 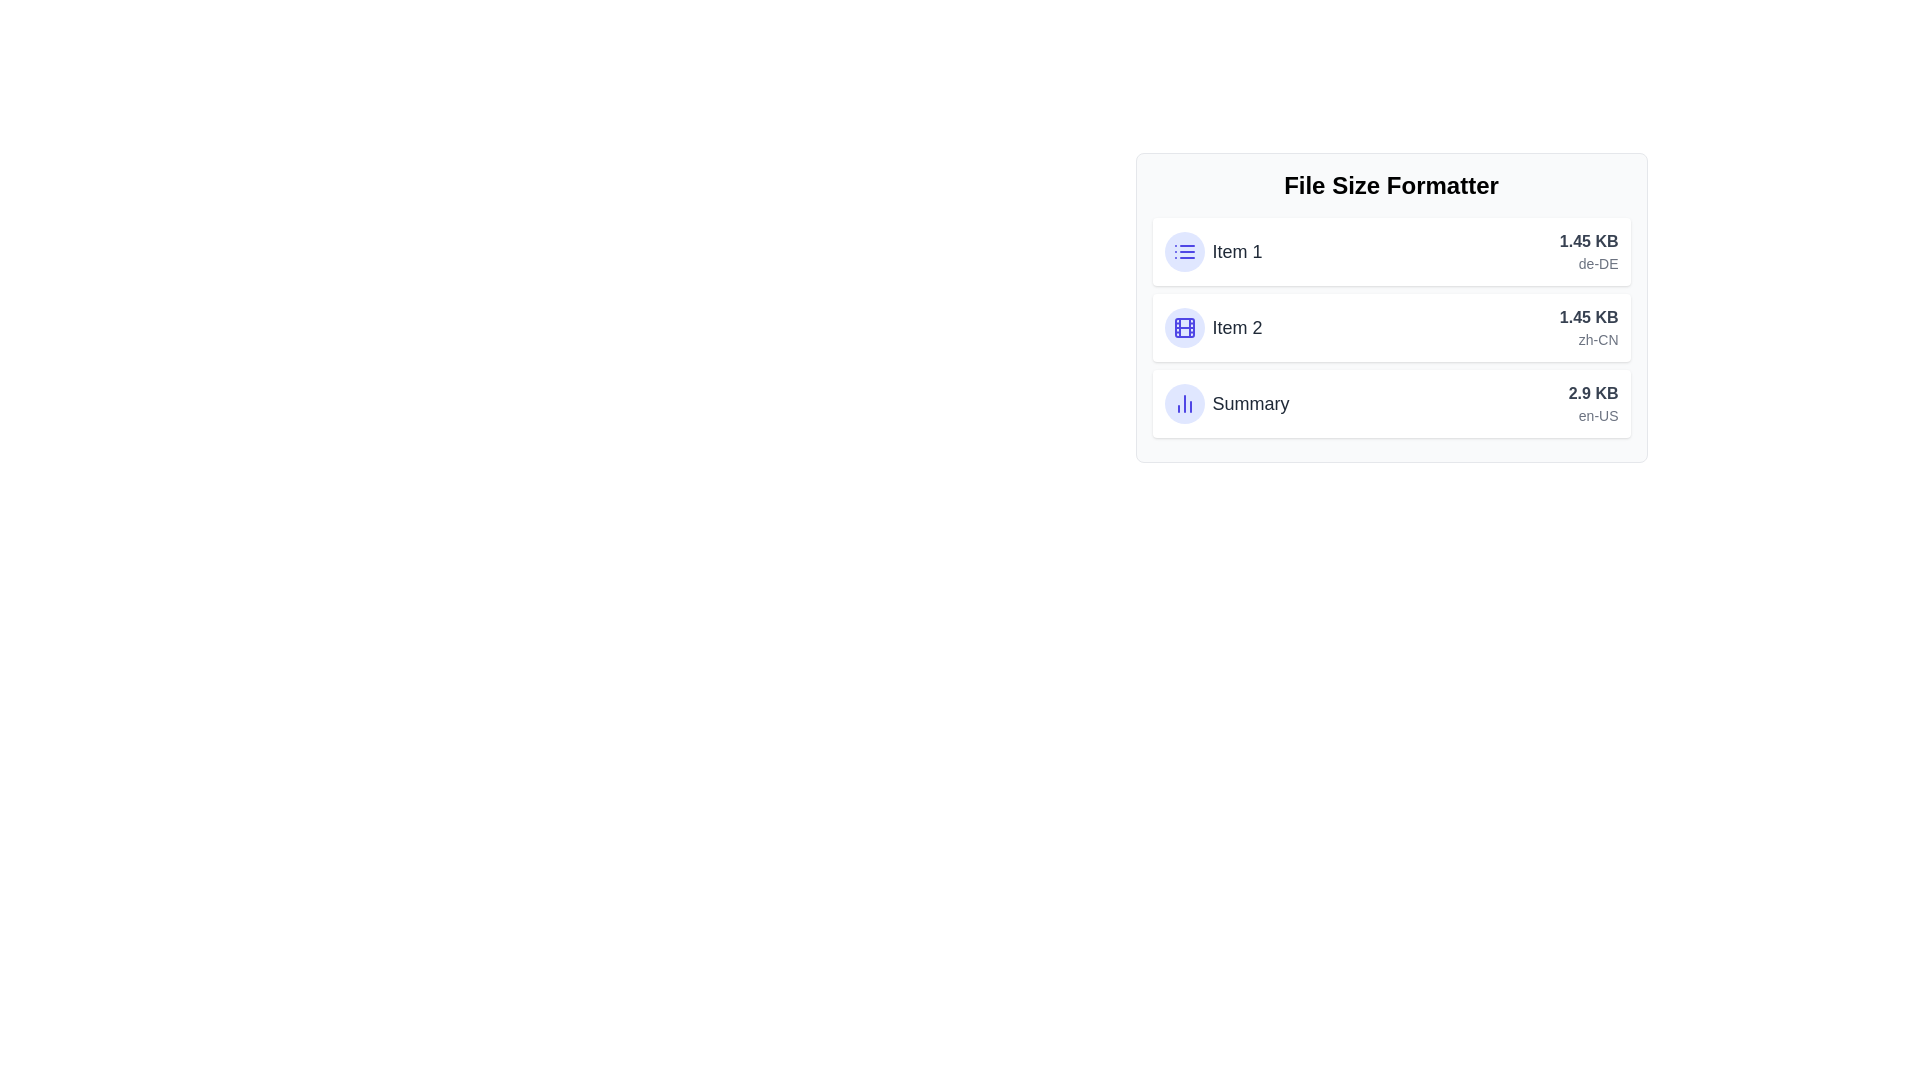 What do you see at coordinates (1236, 250) in the screenshot?
I see `label displaying 'Item 1' that is aligned to the right of a list icon, which is styled in medium font size and gray color` at bounding box center [1236, 250].